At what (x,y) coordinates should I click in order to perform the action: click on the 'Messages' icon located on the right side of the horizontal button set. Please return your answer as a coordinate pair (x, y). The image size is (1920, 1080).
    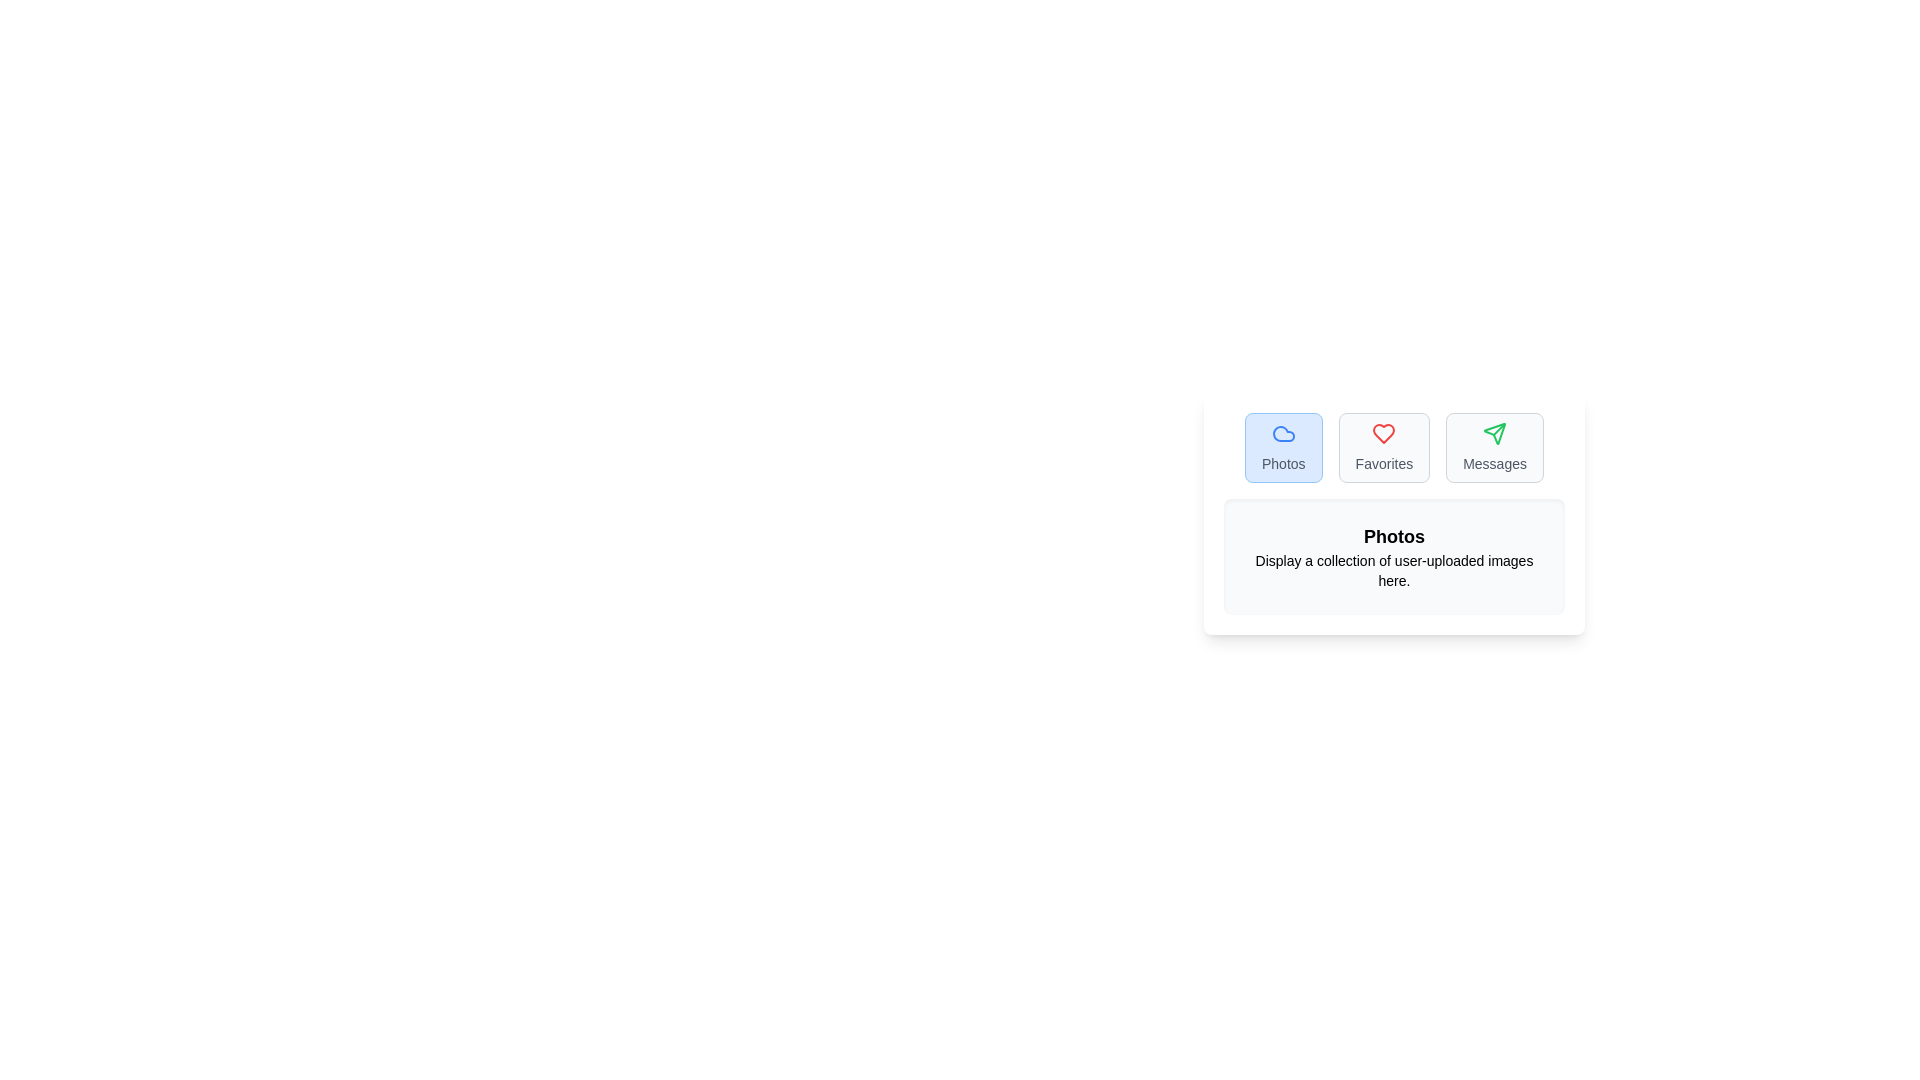
    Looking at the image, I should click on (1495, 433).